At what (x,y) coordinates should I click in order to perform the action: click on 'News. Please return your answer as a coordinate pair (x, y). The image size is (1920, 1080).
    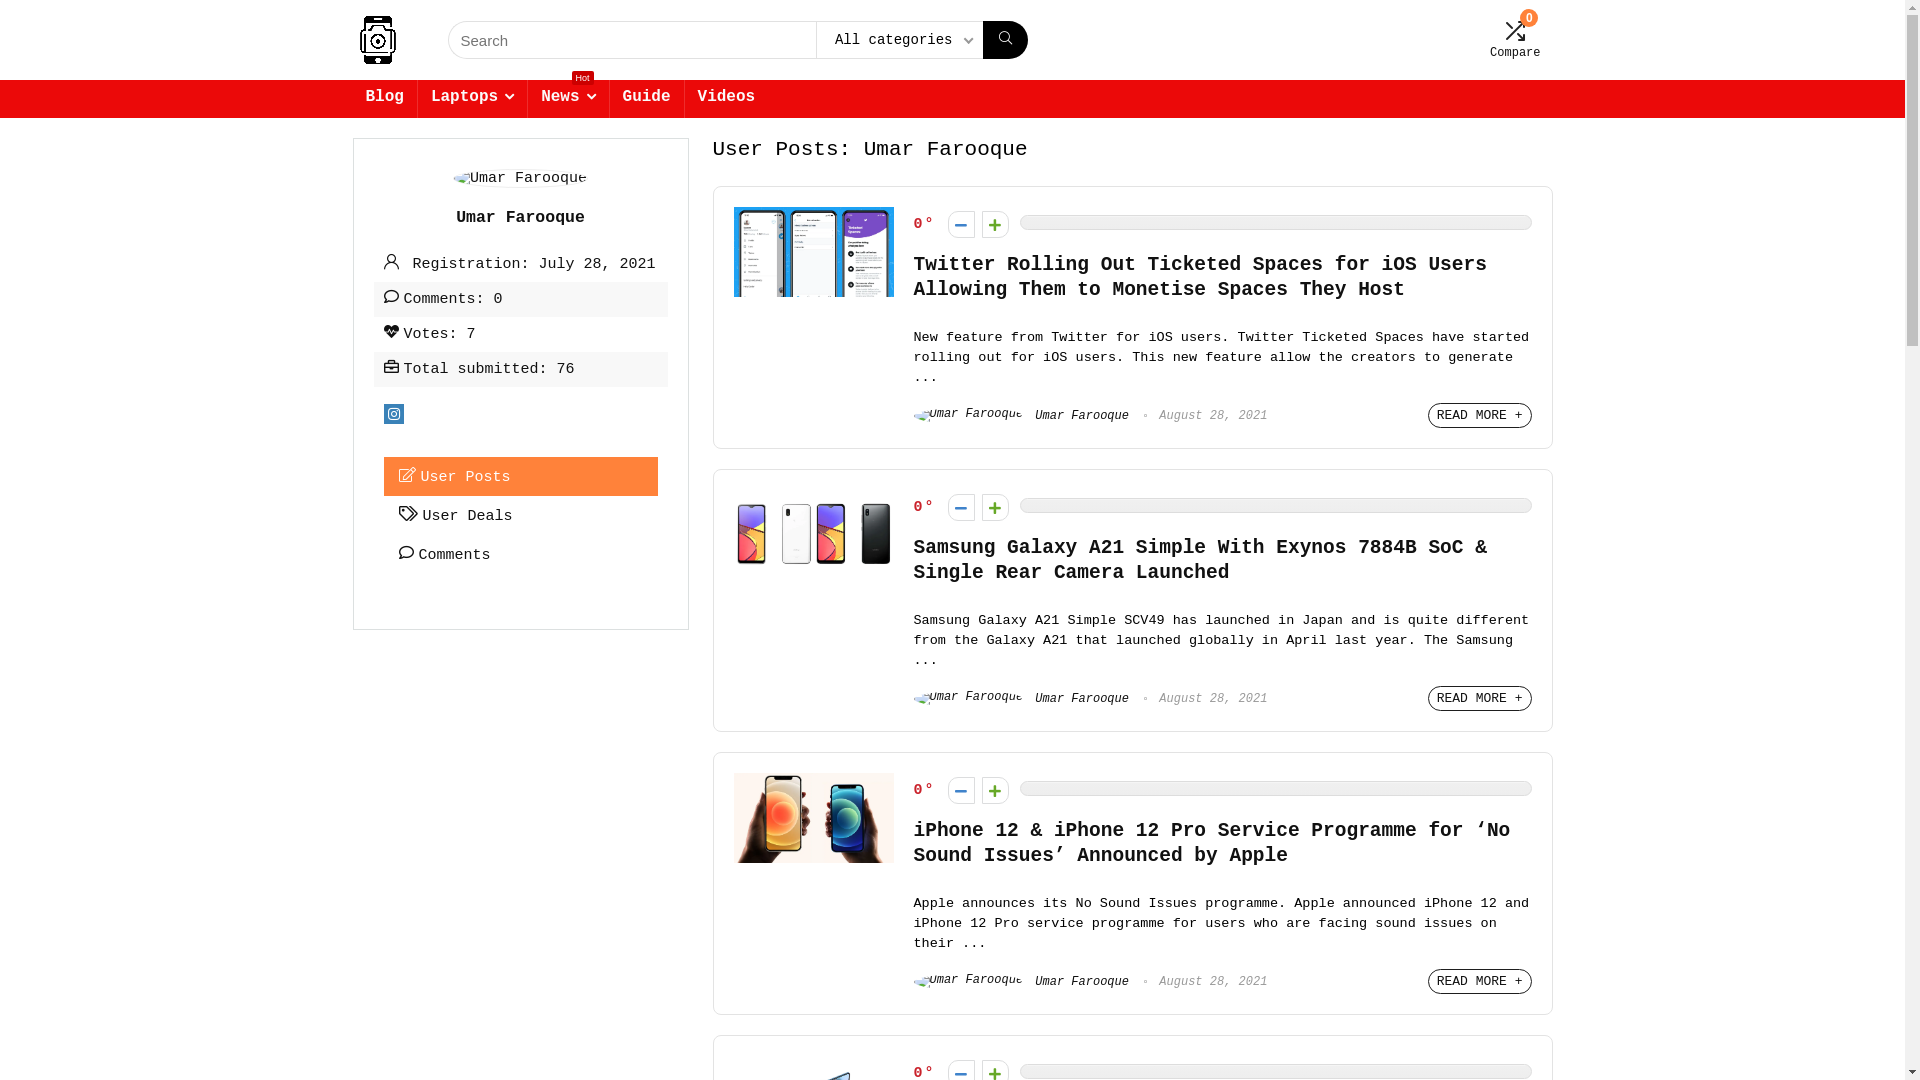
    Looking at the image, I should click on (566, 99).